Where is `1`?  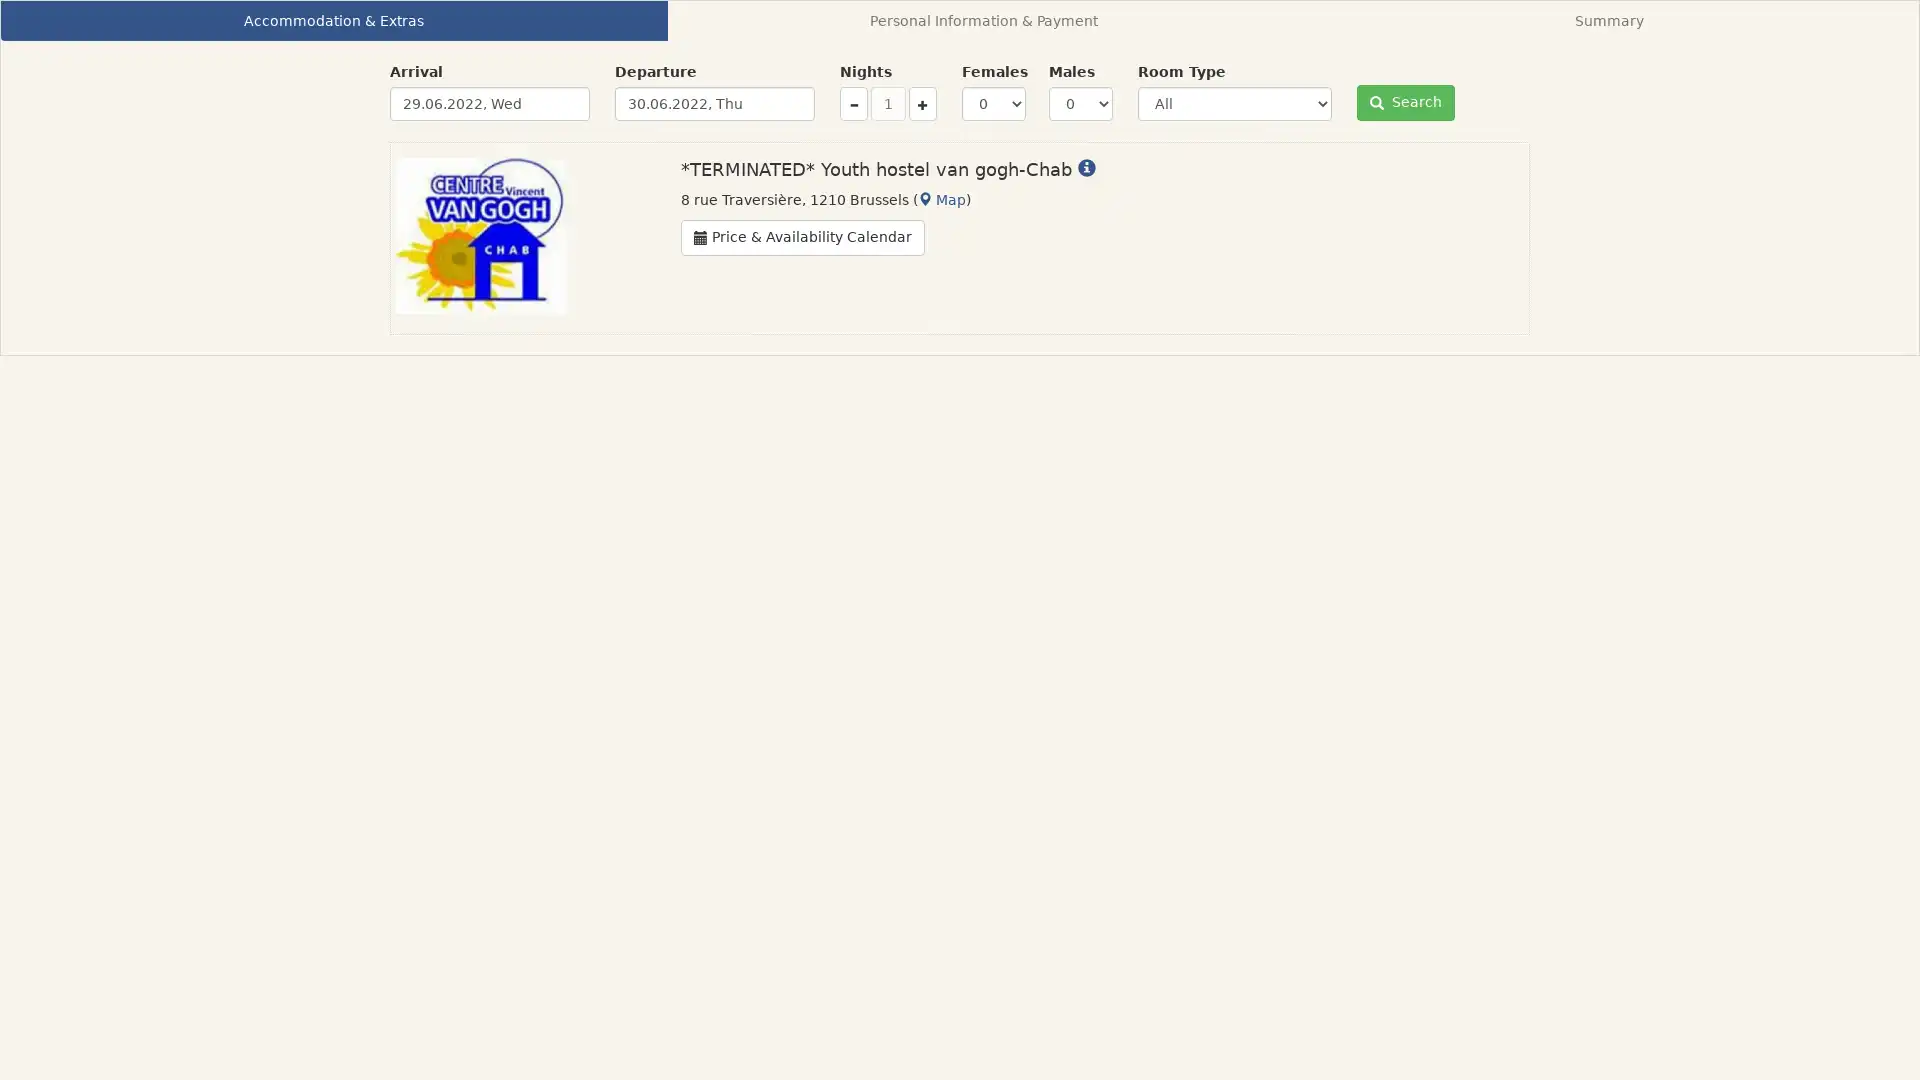
1 is located at coordinates (887, 104).